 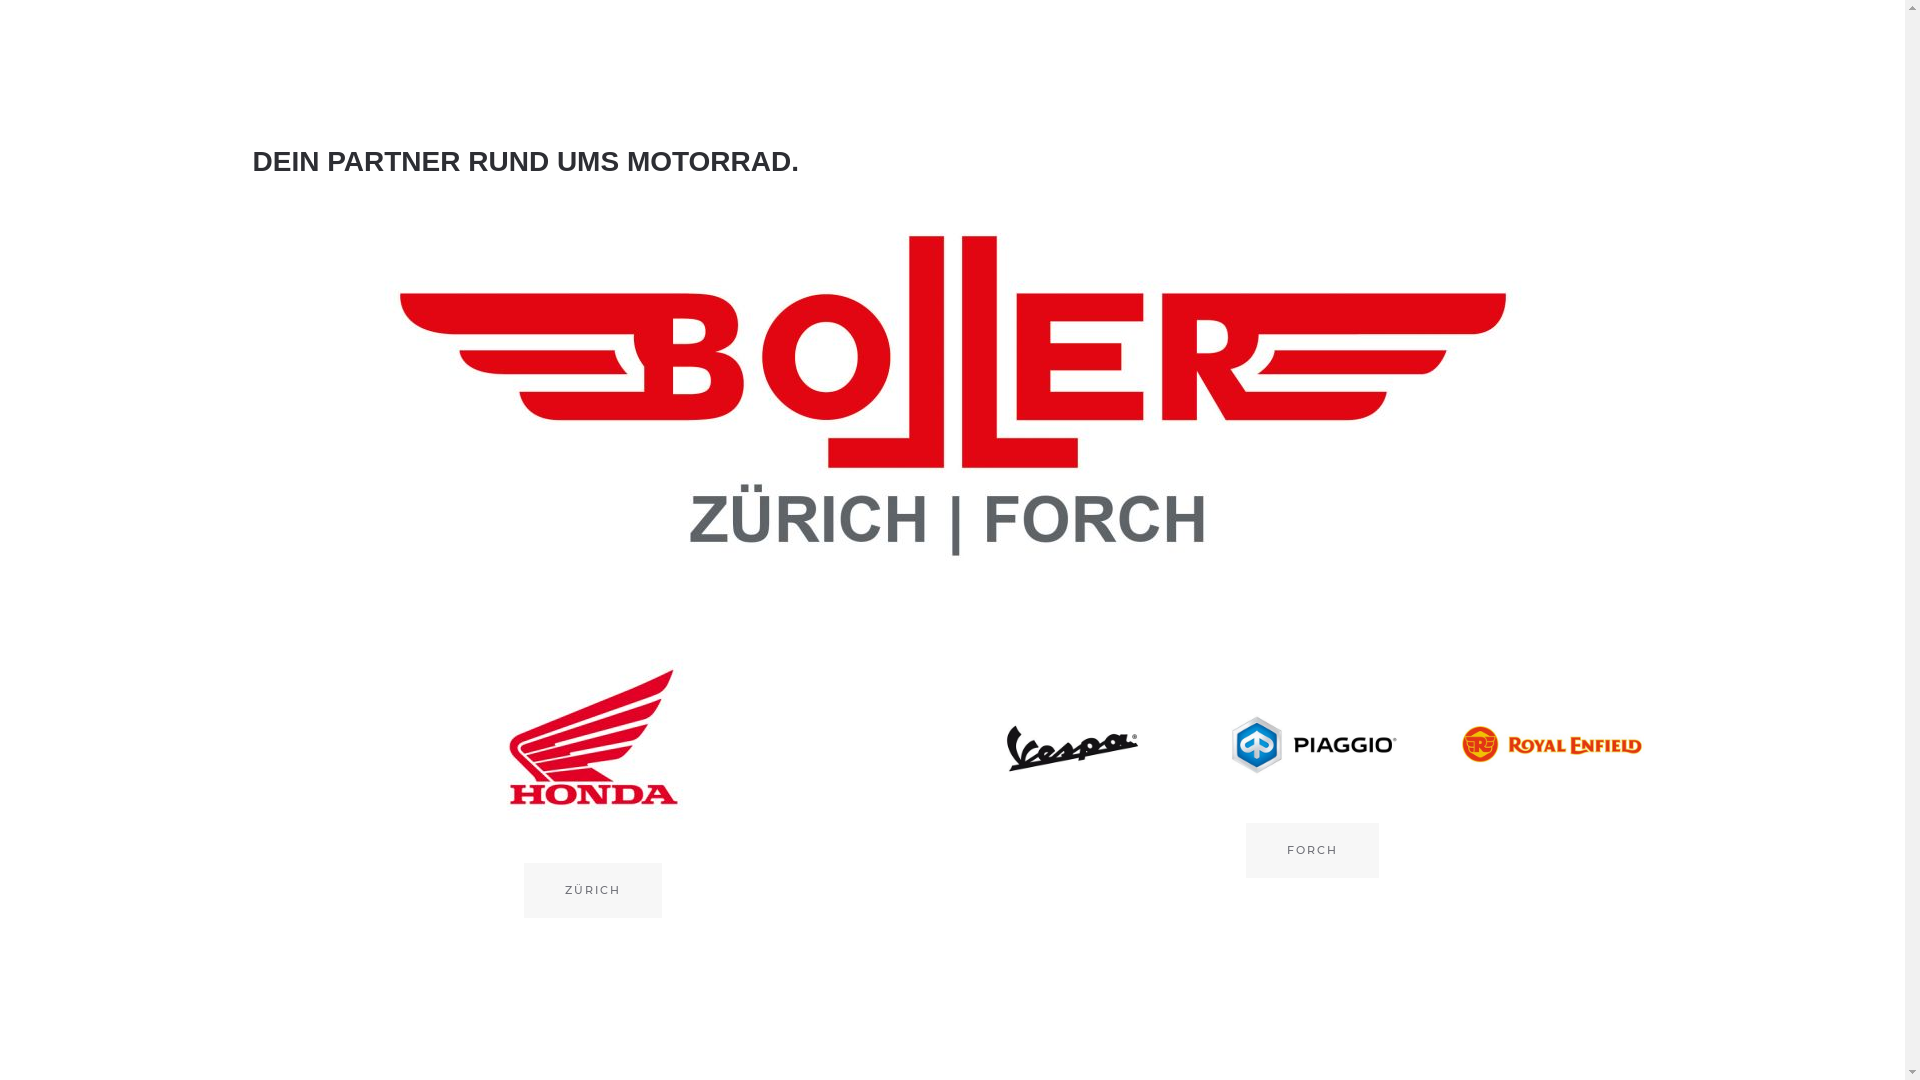 I want to click on 'FORCH', so click(x=1312, y=850).